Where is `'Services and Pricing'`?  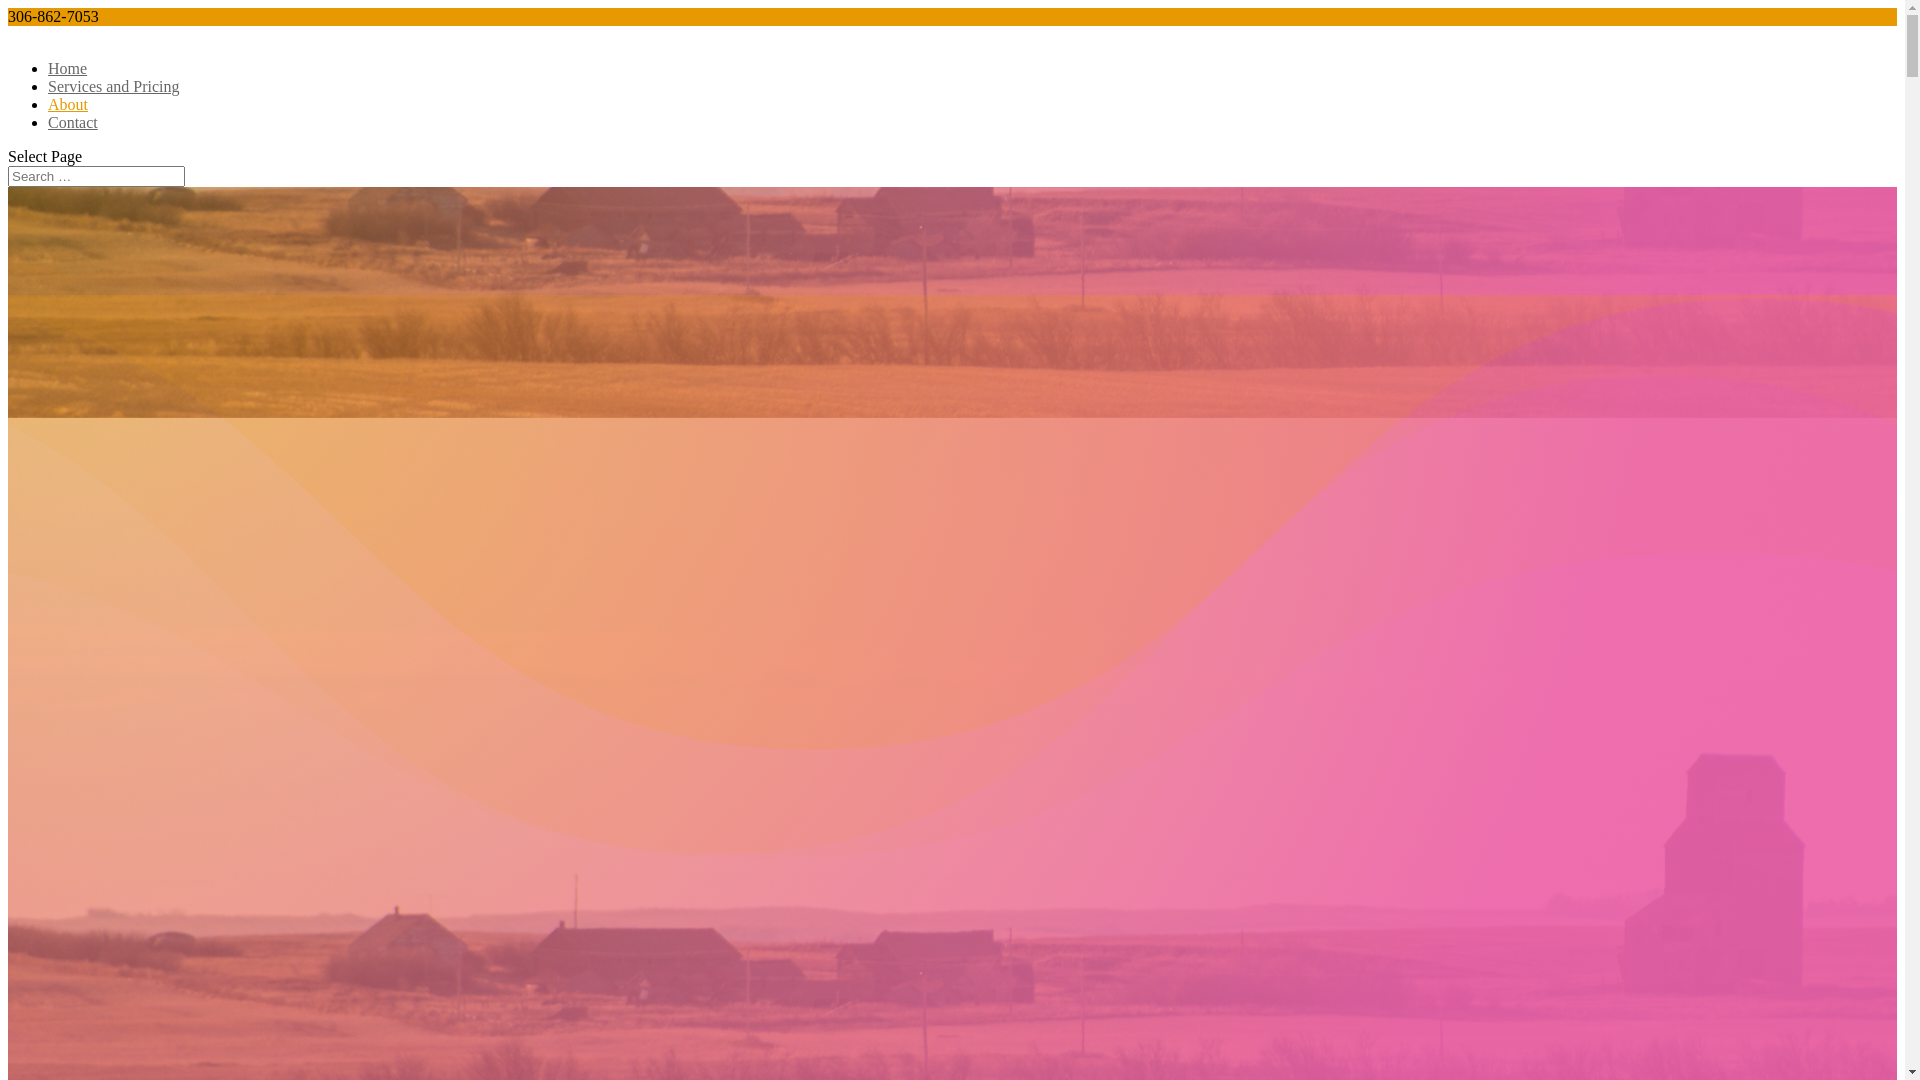 'Services and Pricing' is located at coordinates (113, 85).